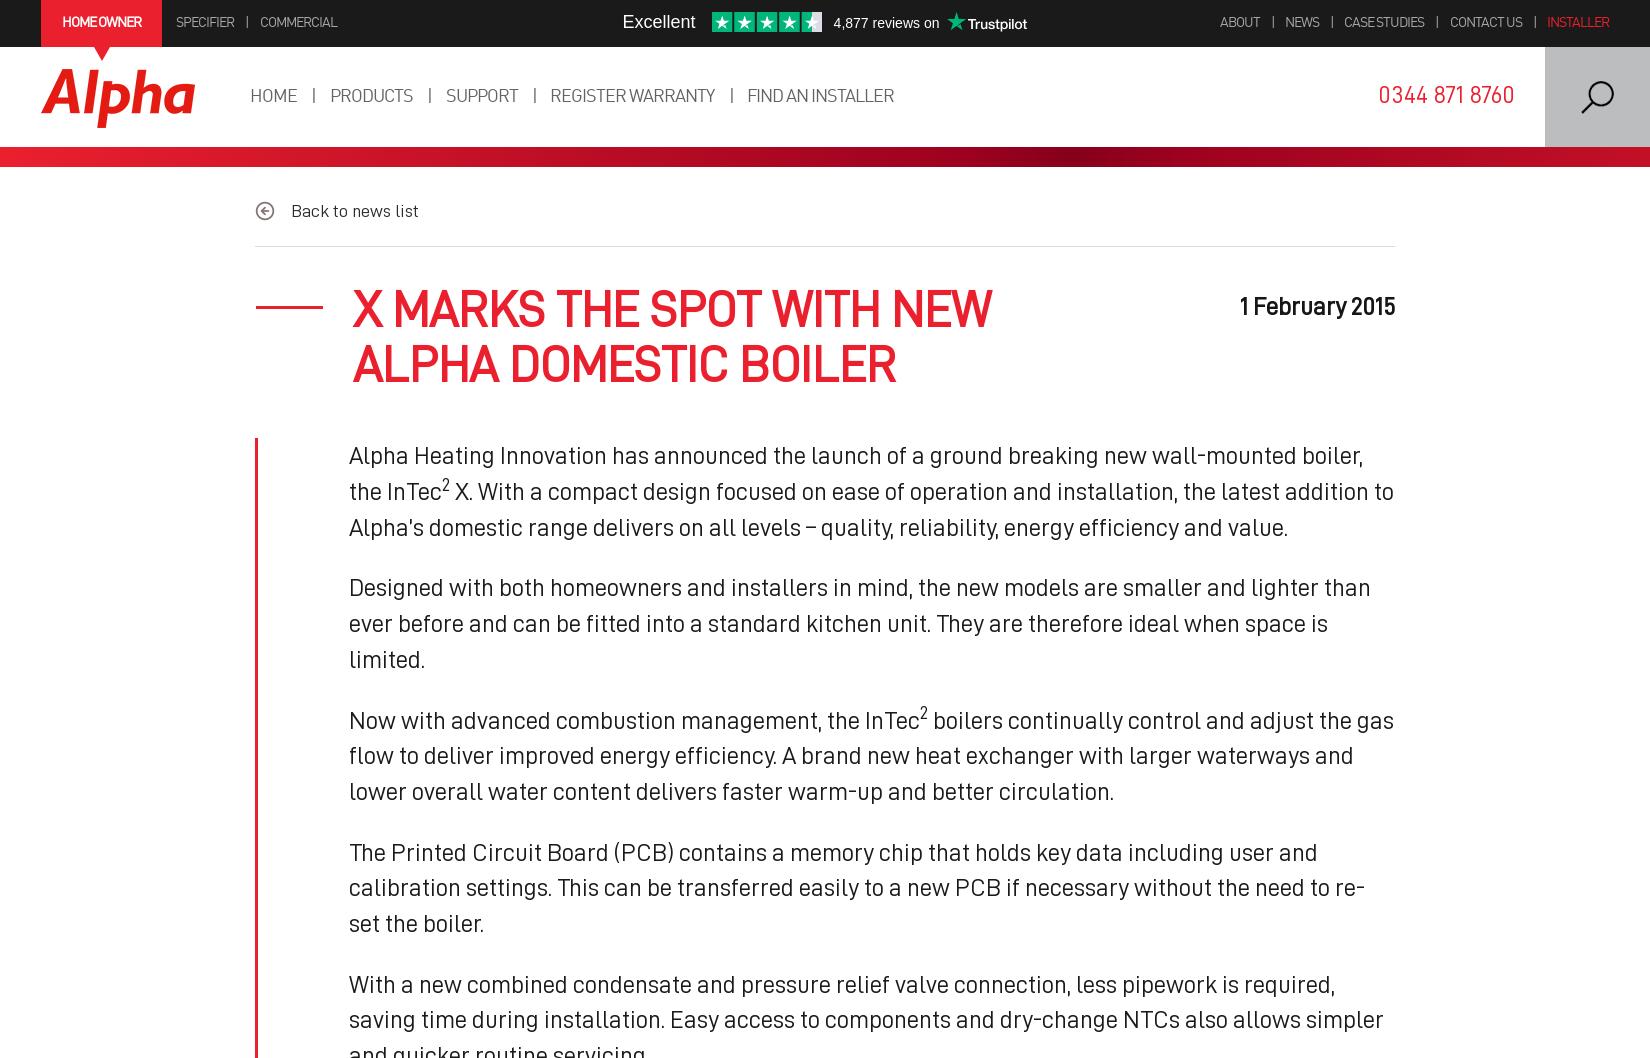  Describe the element at coordinates (1316, 305) in the screenshot. I see `'1 February 2015'` at that location.